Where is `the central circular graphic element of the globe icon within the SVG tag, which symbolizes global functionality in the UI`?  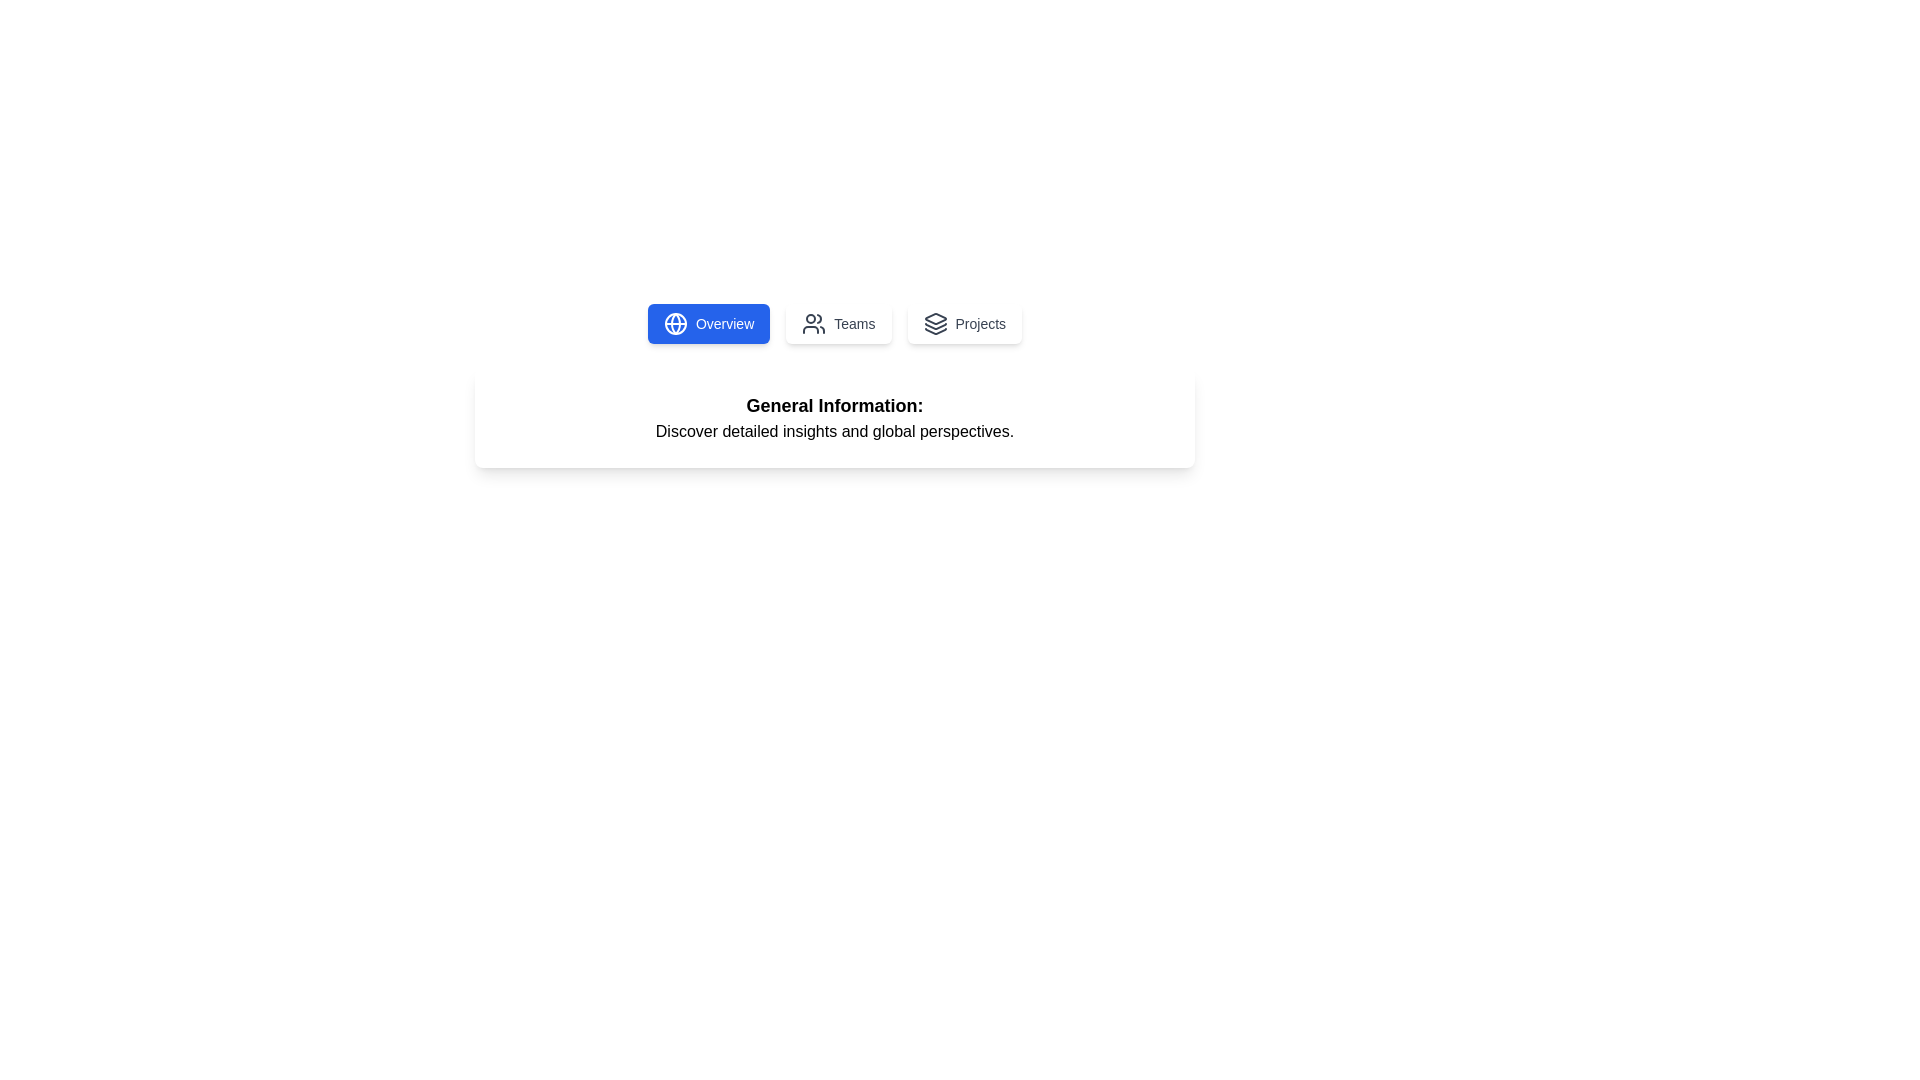 the central circular graphic element of the globe icon within the SVG tag, which symbolizes global functionality in the UI is located at coordinates (675, 323).